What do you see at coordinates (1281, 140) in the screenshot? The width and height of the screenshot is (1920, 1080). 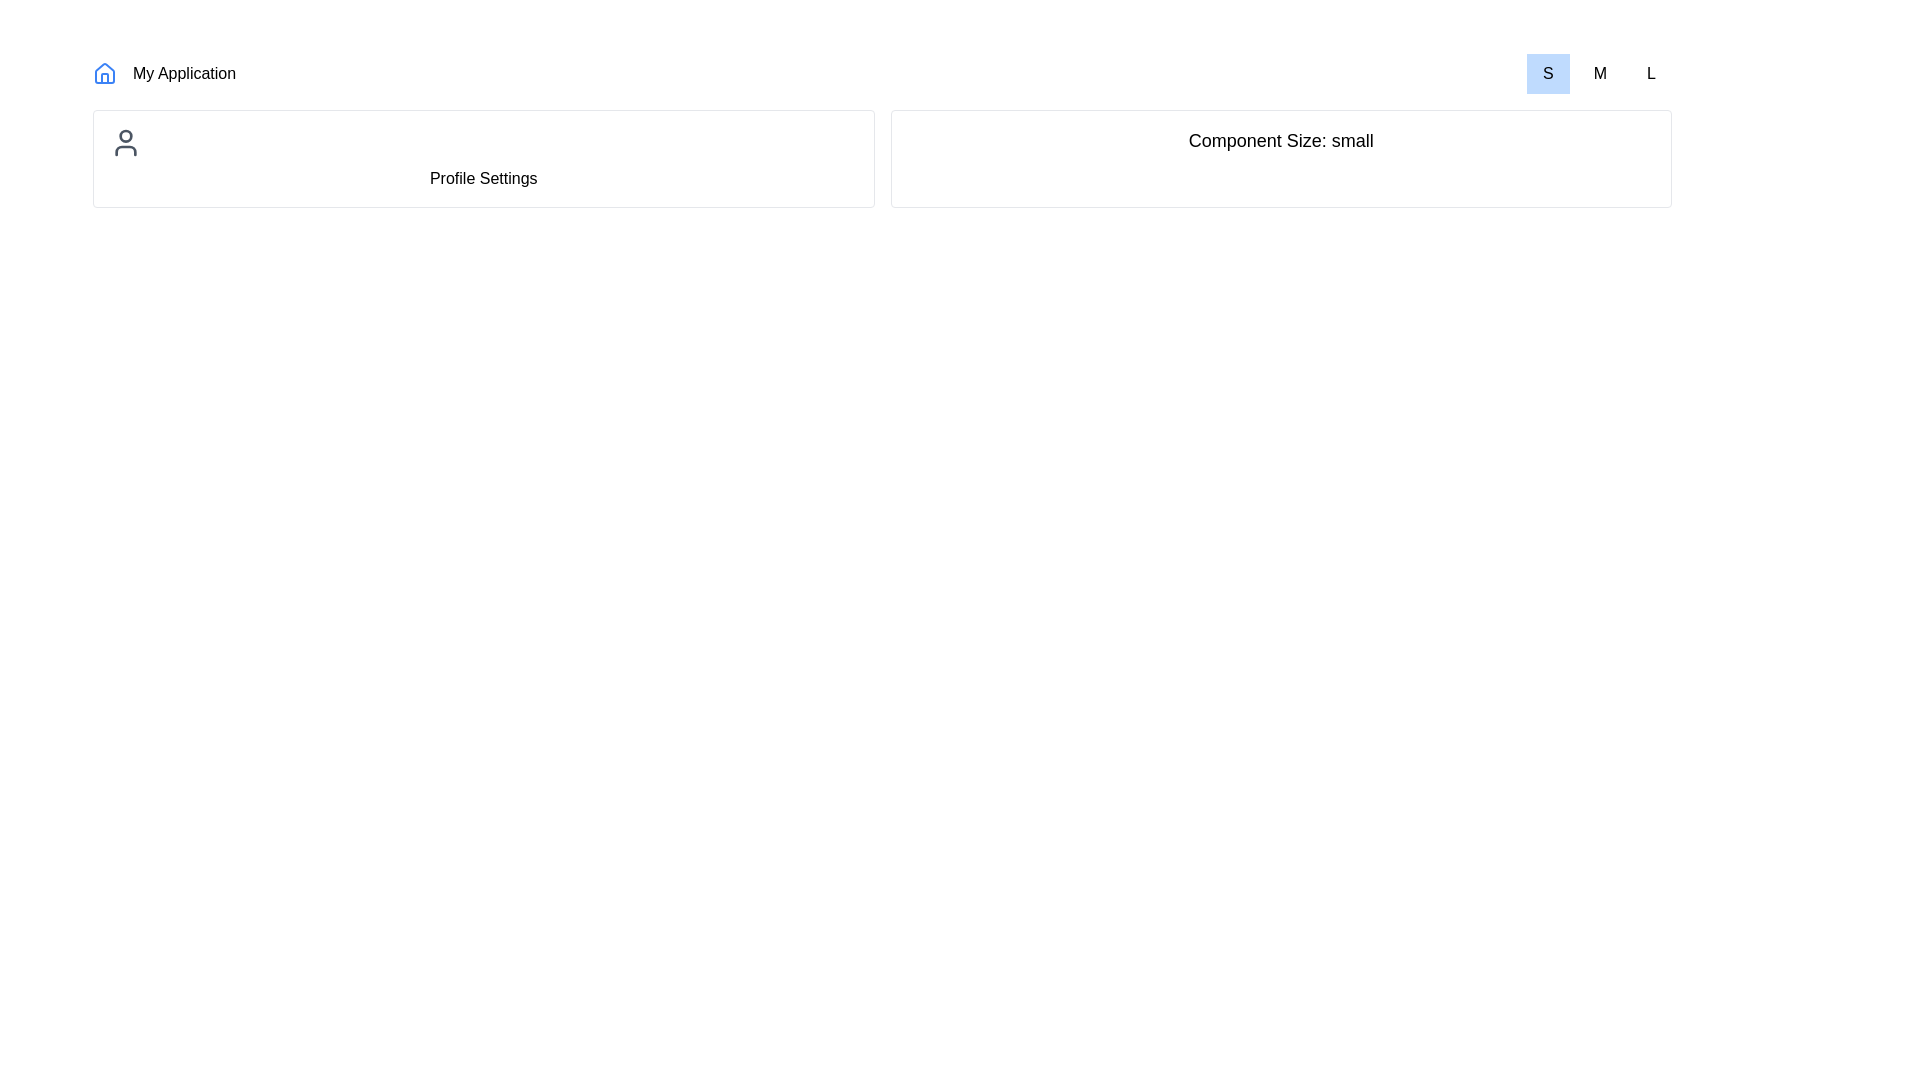 I see `the text element displaying 'small'` at bounding box center [1281, 140].